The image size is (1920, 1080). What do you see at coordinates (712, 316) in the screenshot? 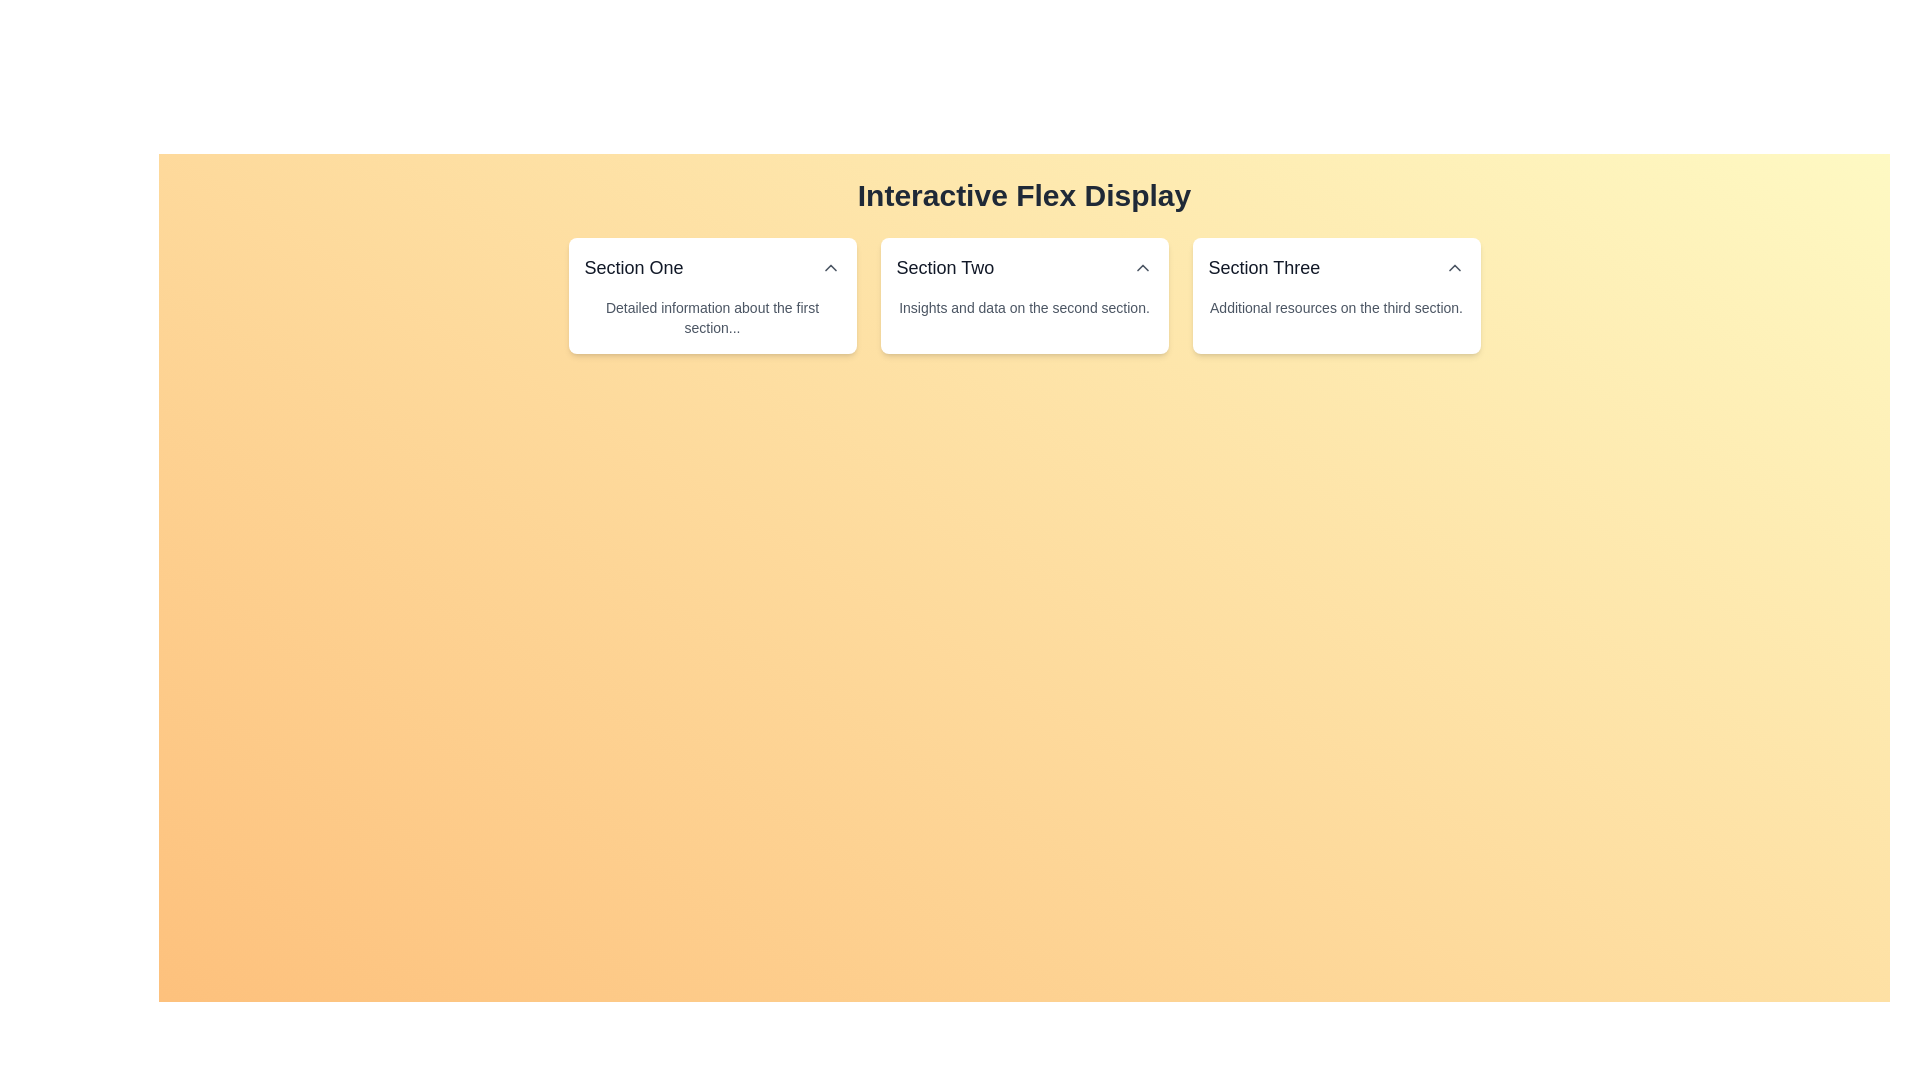
I see `the static text label displaying 'Detailed information about the first section...' located beneath the main title in 'Section One.'` at bounding box center [712, 316].